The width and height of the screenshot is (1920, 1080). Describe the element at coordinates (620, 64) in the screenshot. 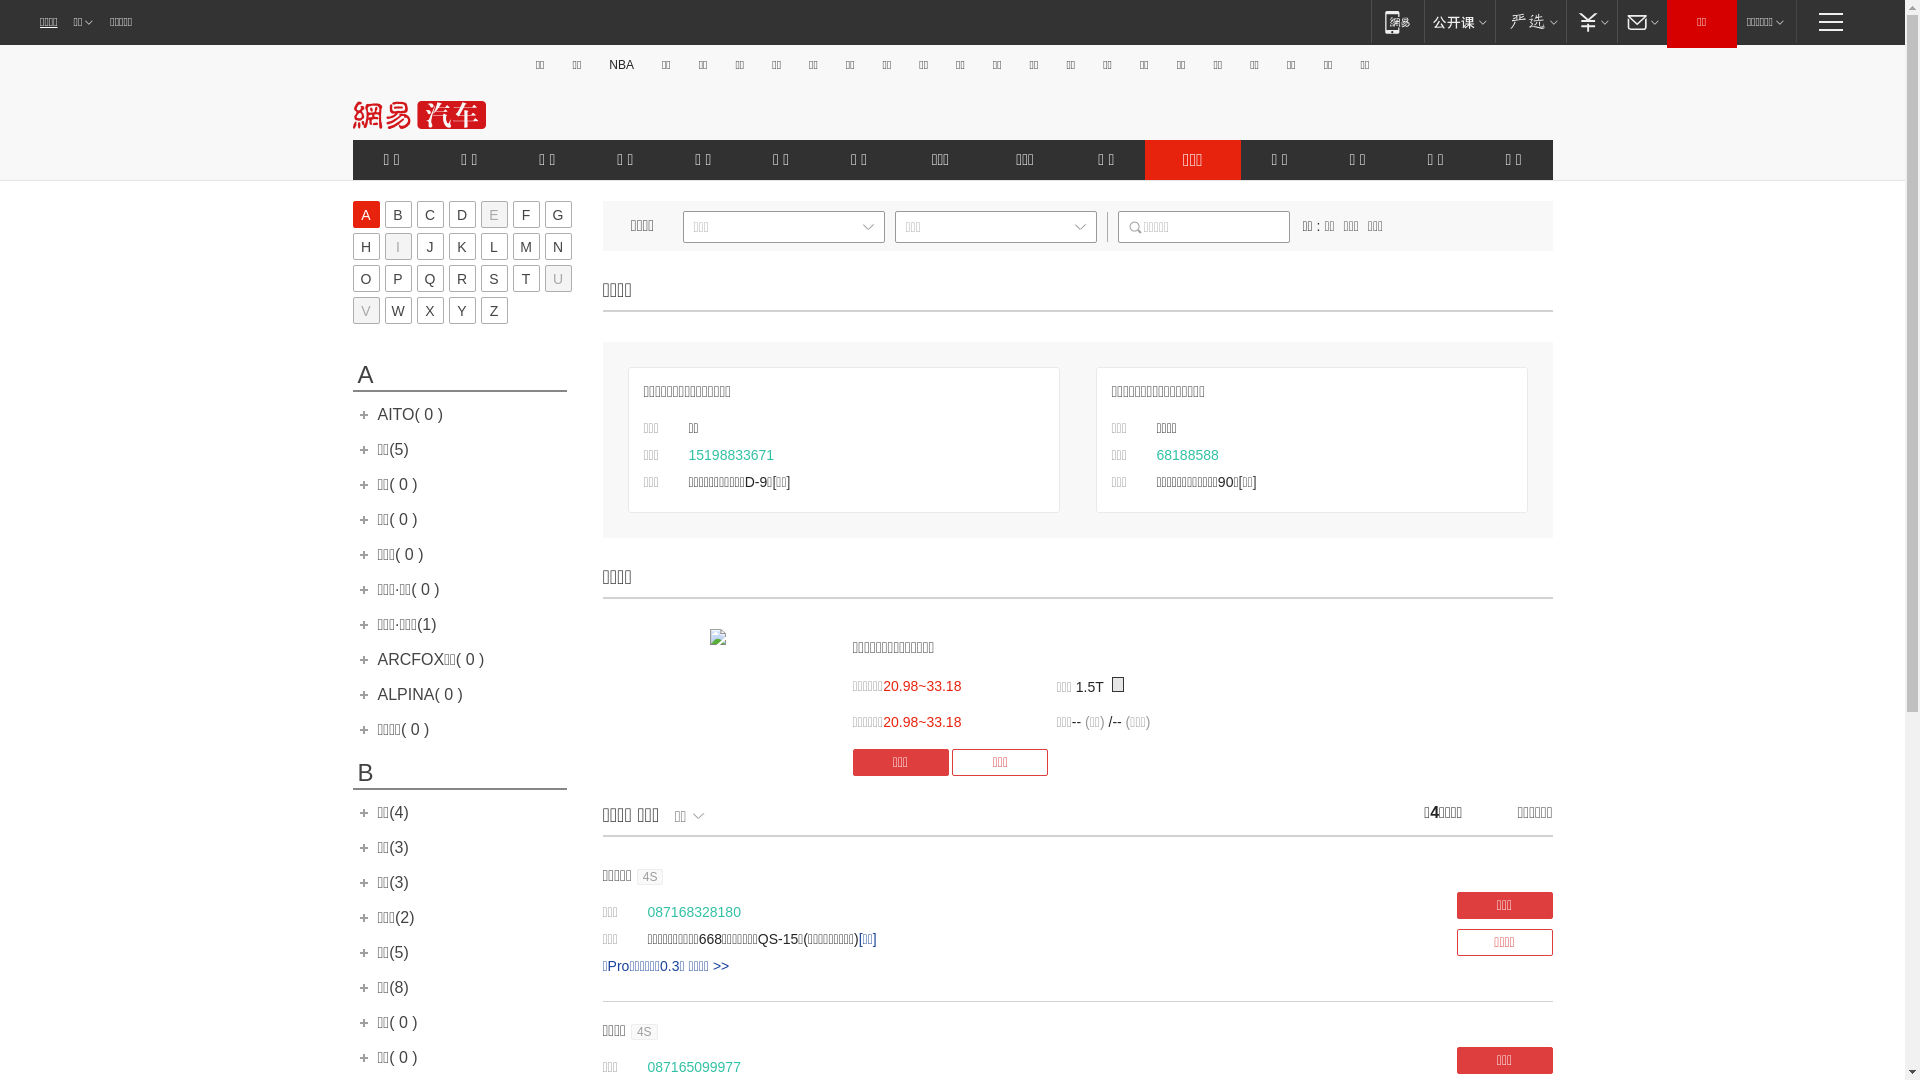

I see `'NBA'` at that location.